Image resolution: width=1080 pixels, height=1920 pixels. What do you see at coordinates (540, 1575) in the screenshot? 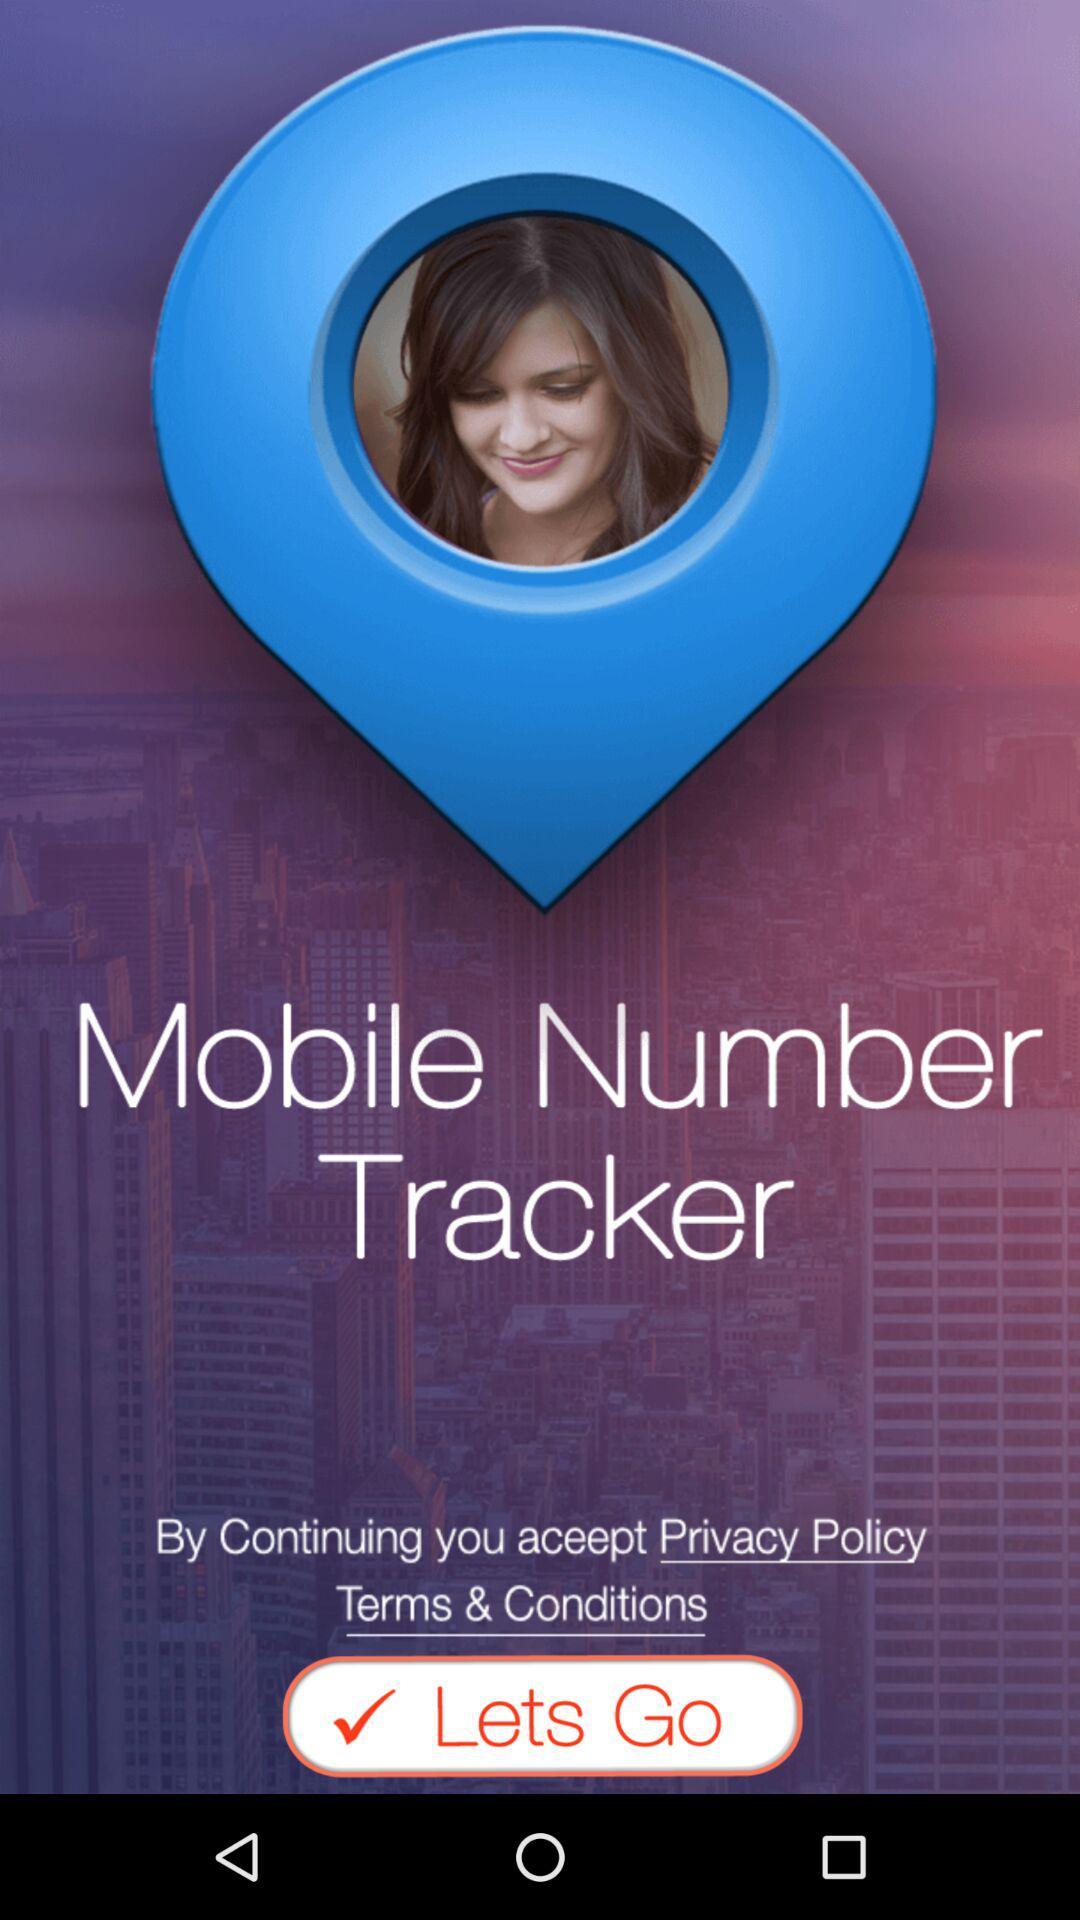
I see `terms conditions` at bounding box center [540, 1575].